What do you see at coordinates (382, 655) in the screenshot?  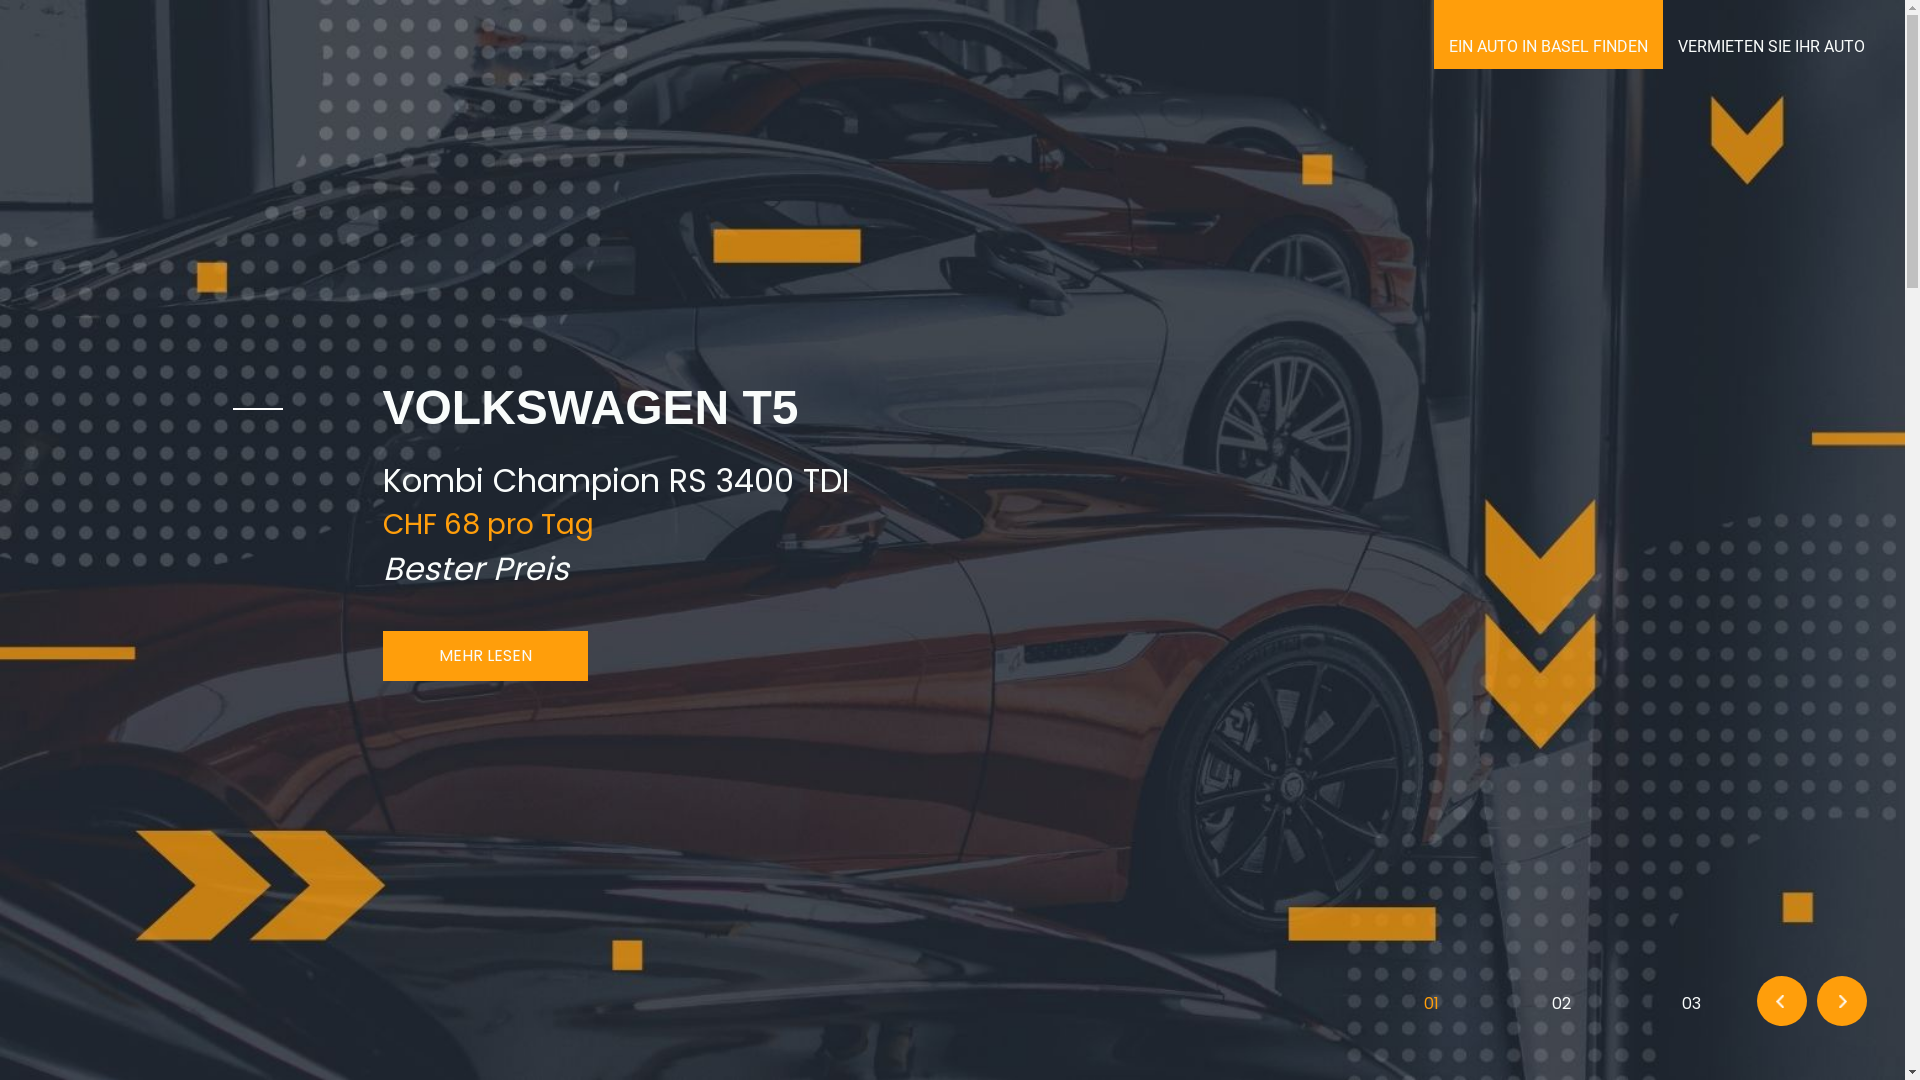 I see `'MEHR LESEN'` at bounding box center [382, 655].